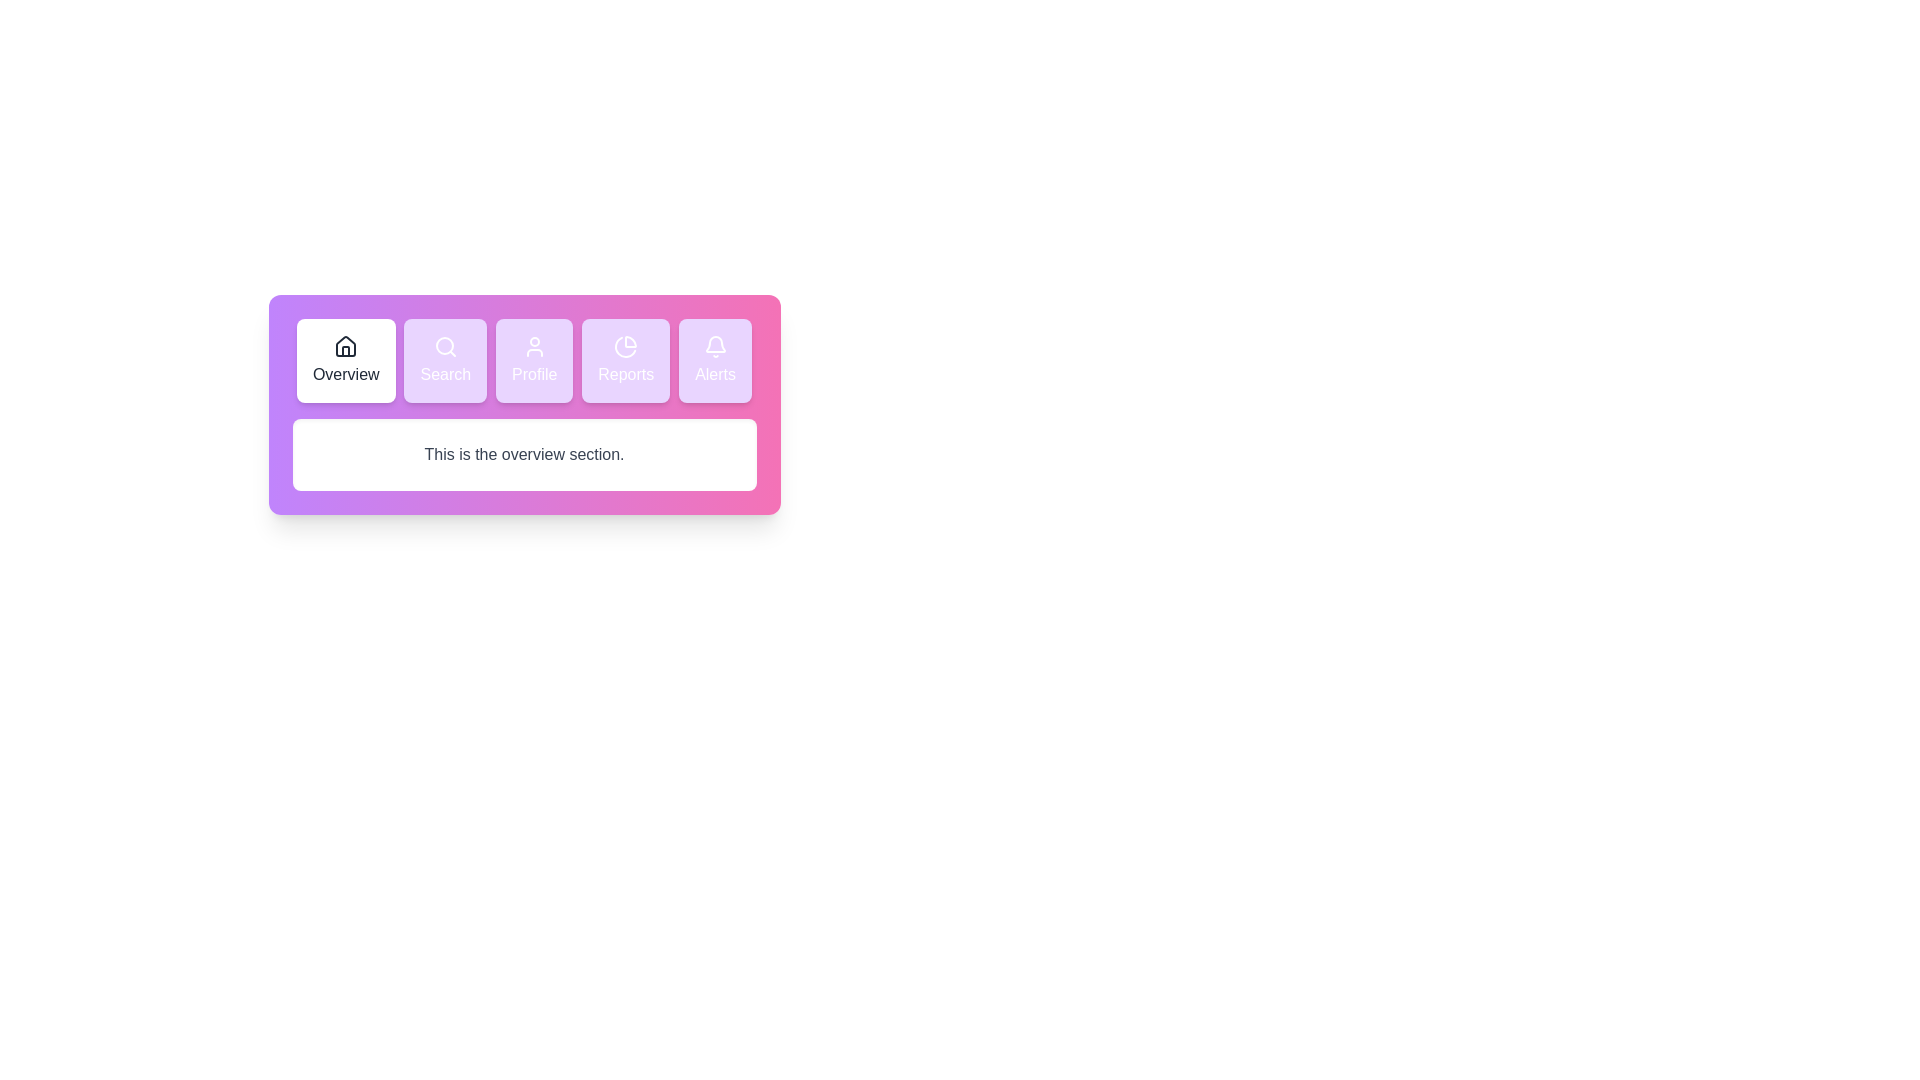 Image resolution: width=1920 pixels, height=1080 pixels. I want to click on the 'Reports' button, which is the fourth button in a horizontal row of buttons including 'Overview', 'Search', 'Profile', and 'Alerts', so click(625, 361).